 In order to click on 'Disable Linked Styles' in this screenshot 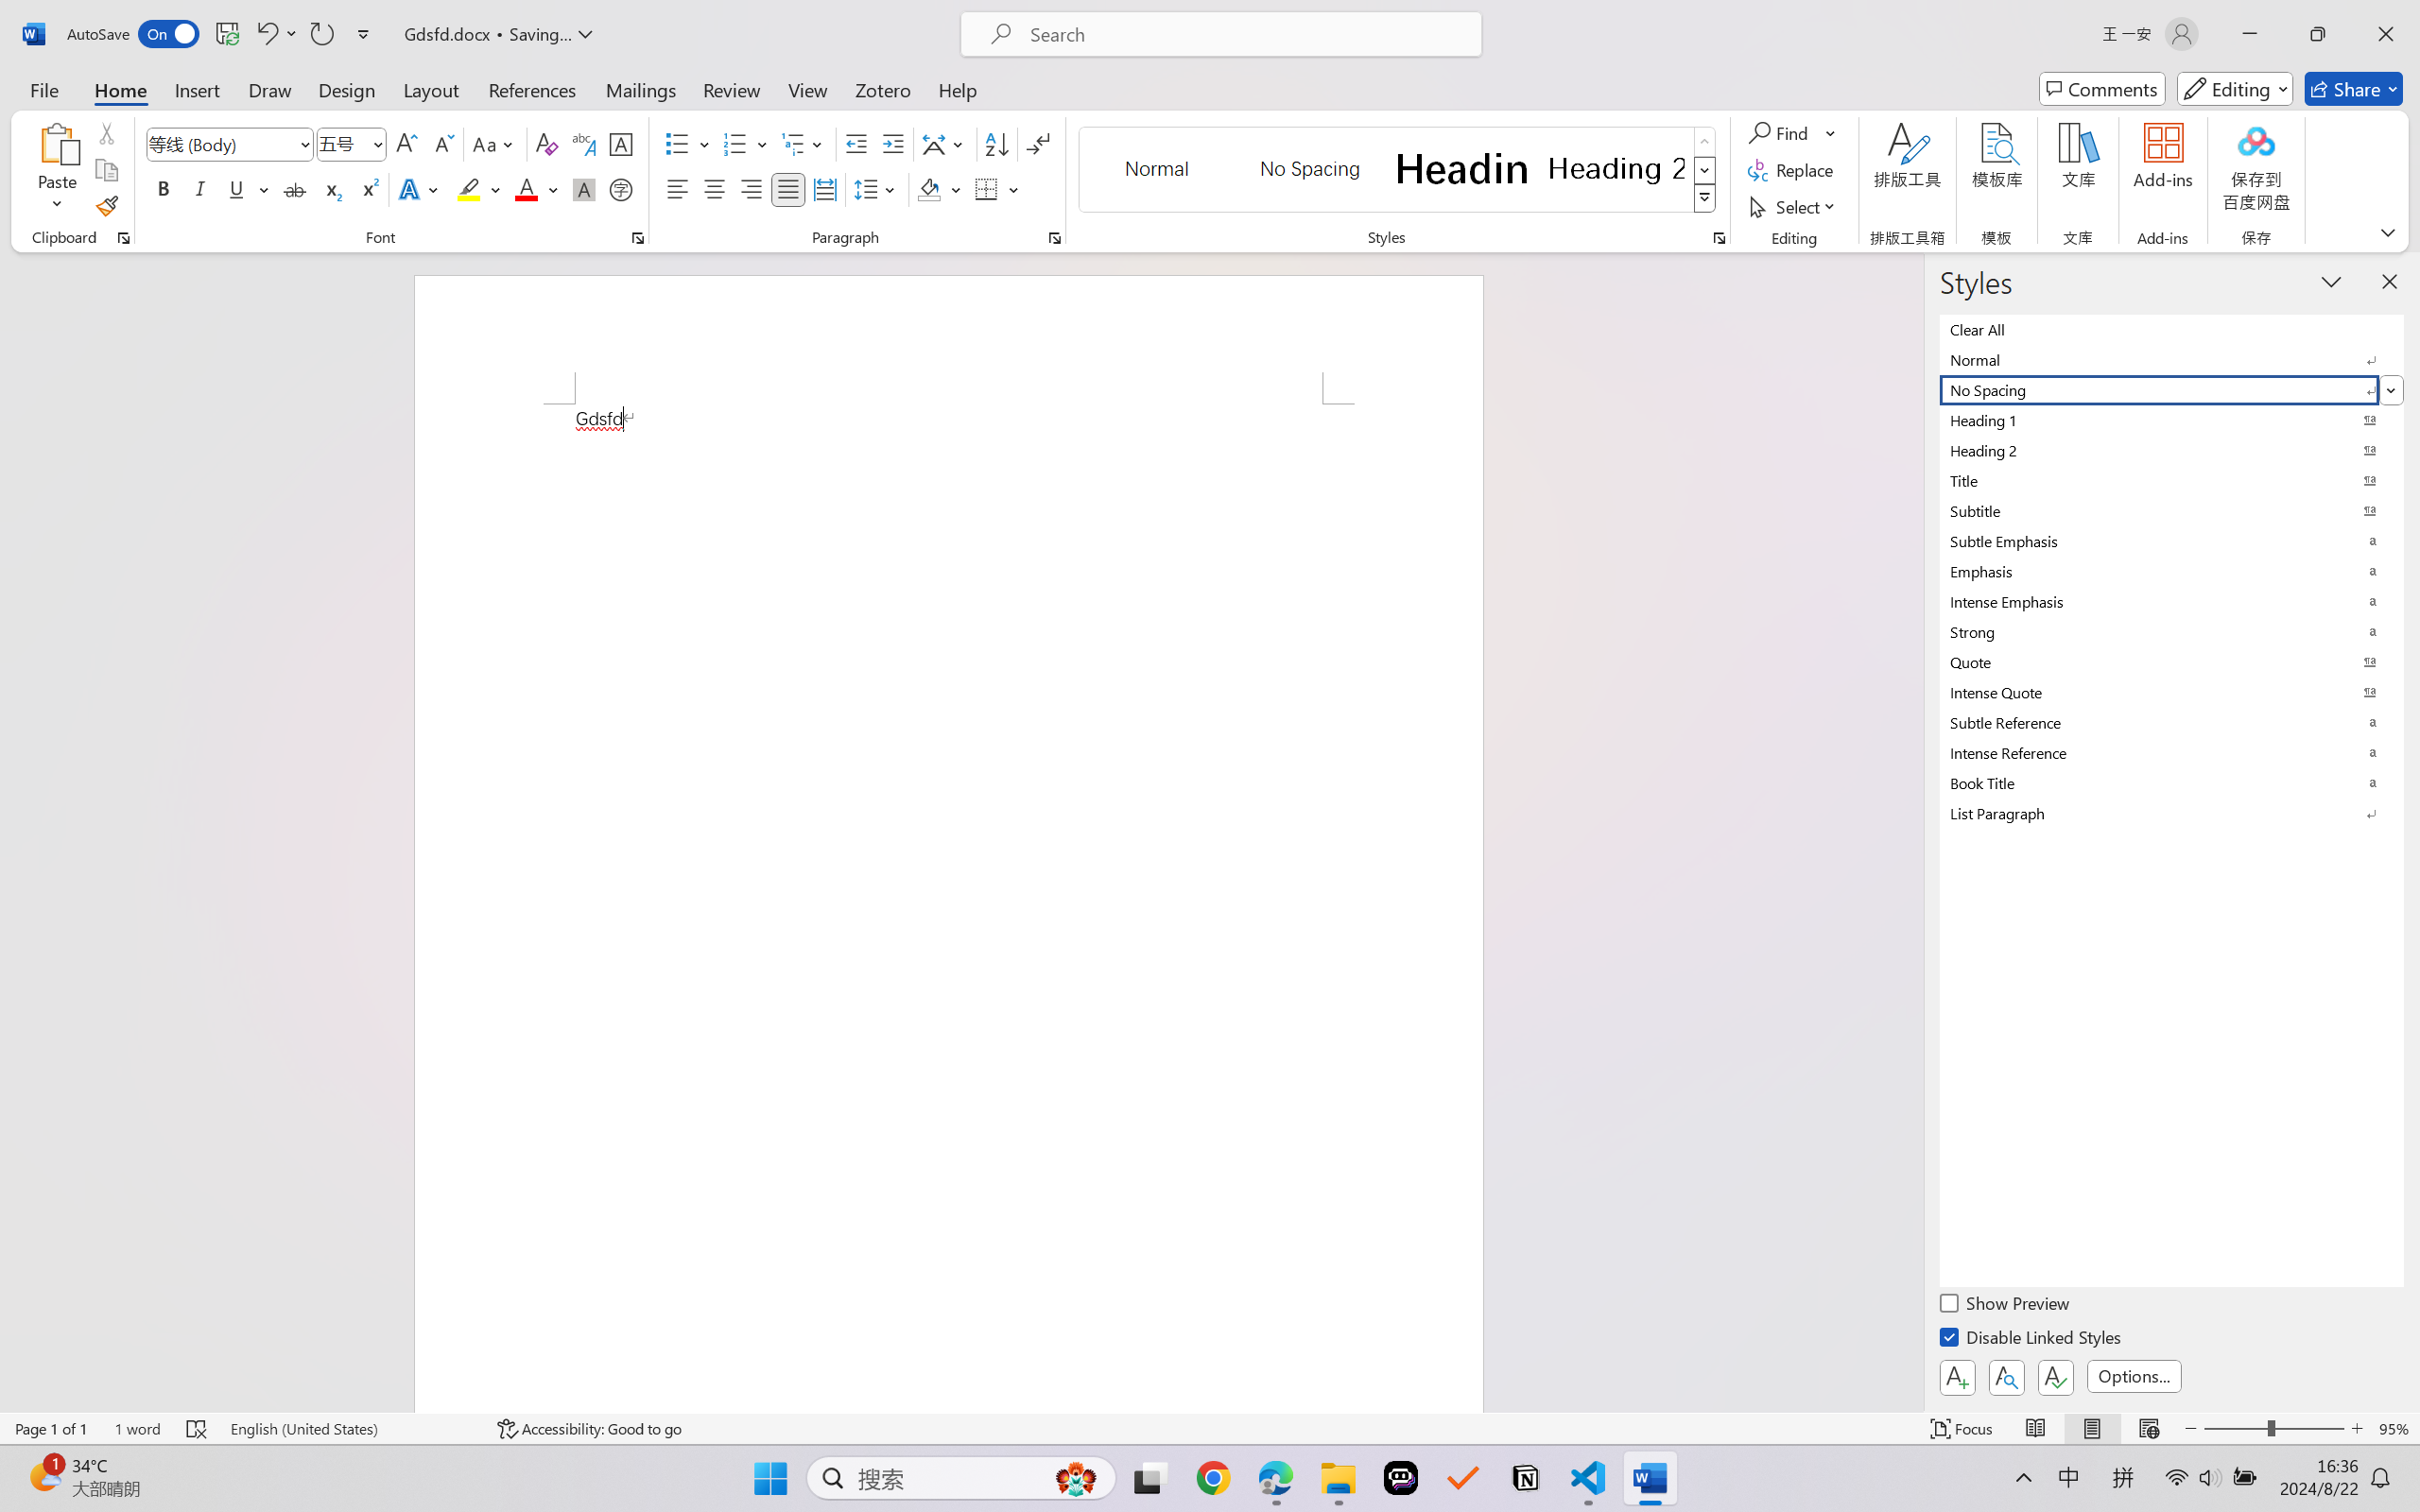, I will do `click(2031, 1339)`.